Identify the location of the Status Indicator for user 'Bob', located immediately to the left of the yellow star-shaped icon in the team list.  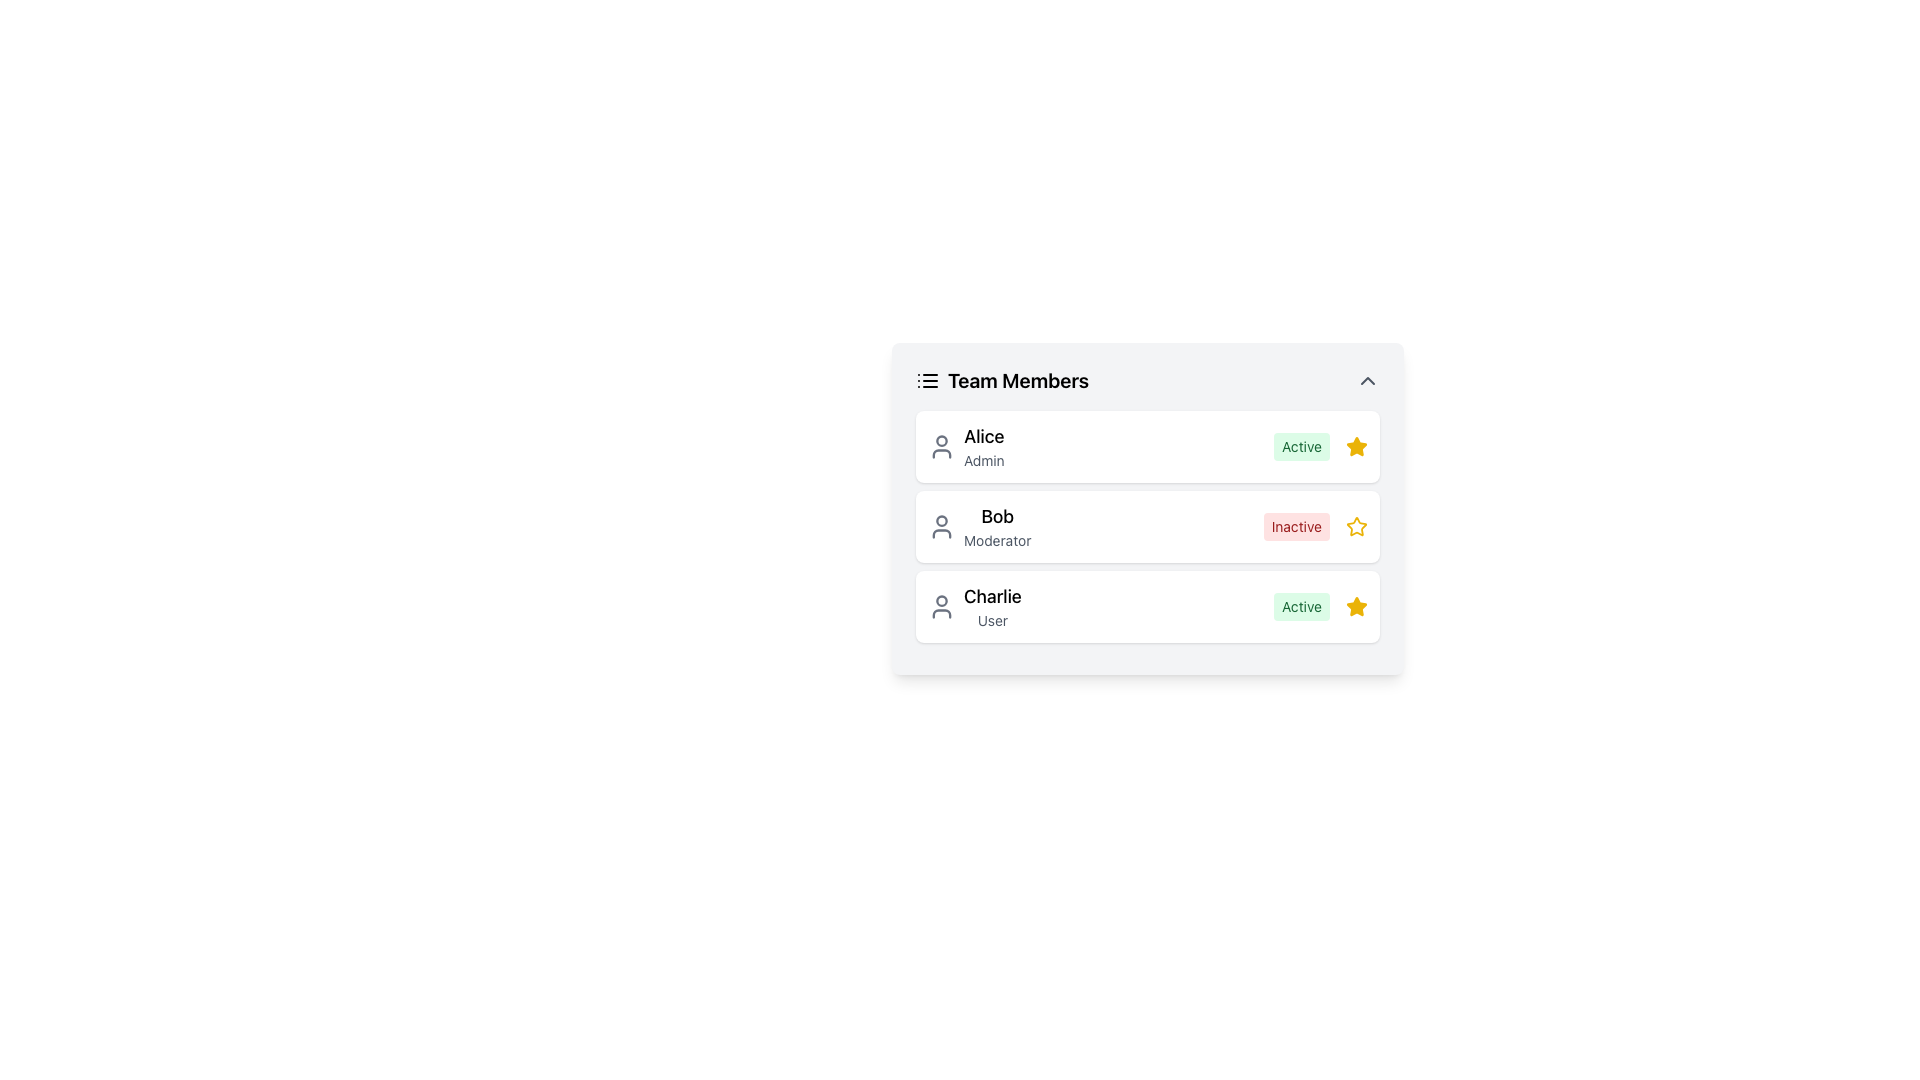
(1315, 526).